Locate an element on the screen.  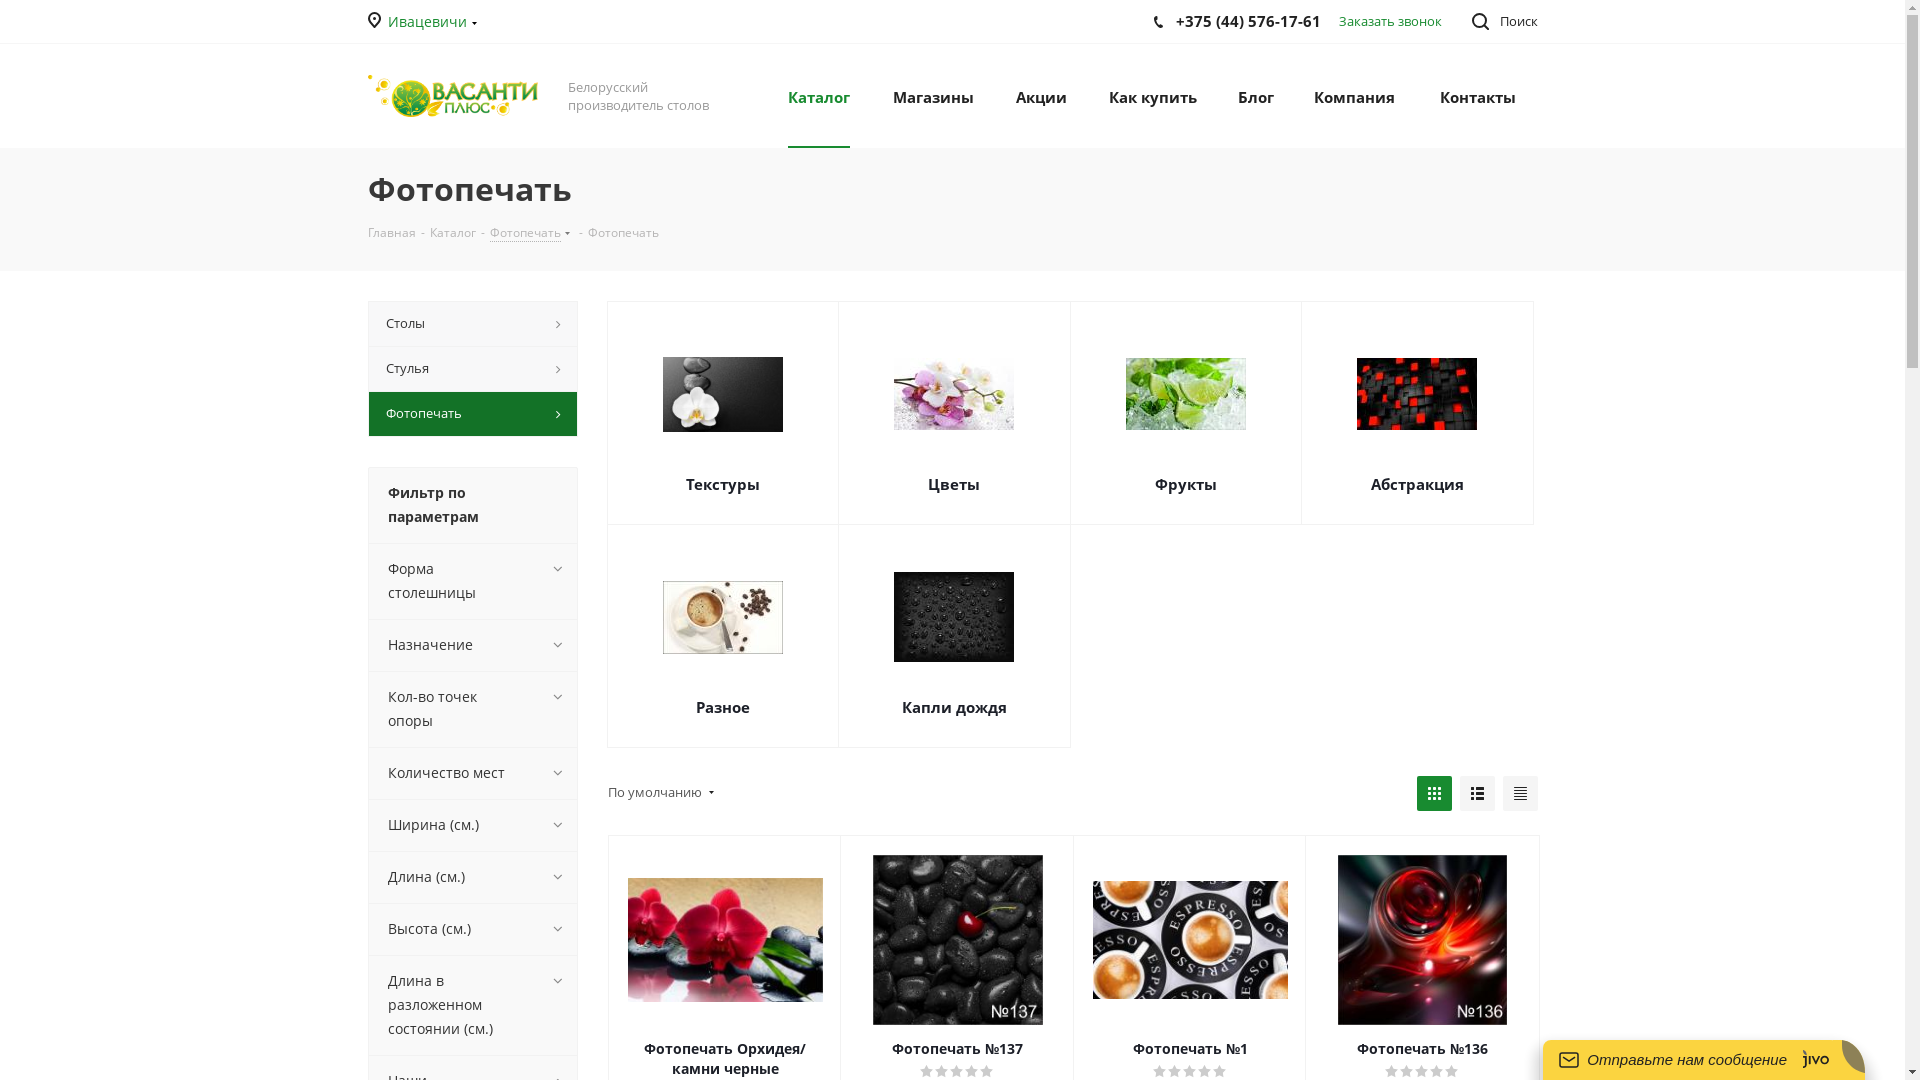
'4' is located at coordinates (1198, 1071).